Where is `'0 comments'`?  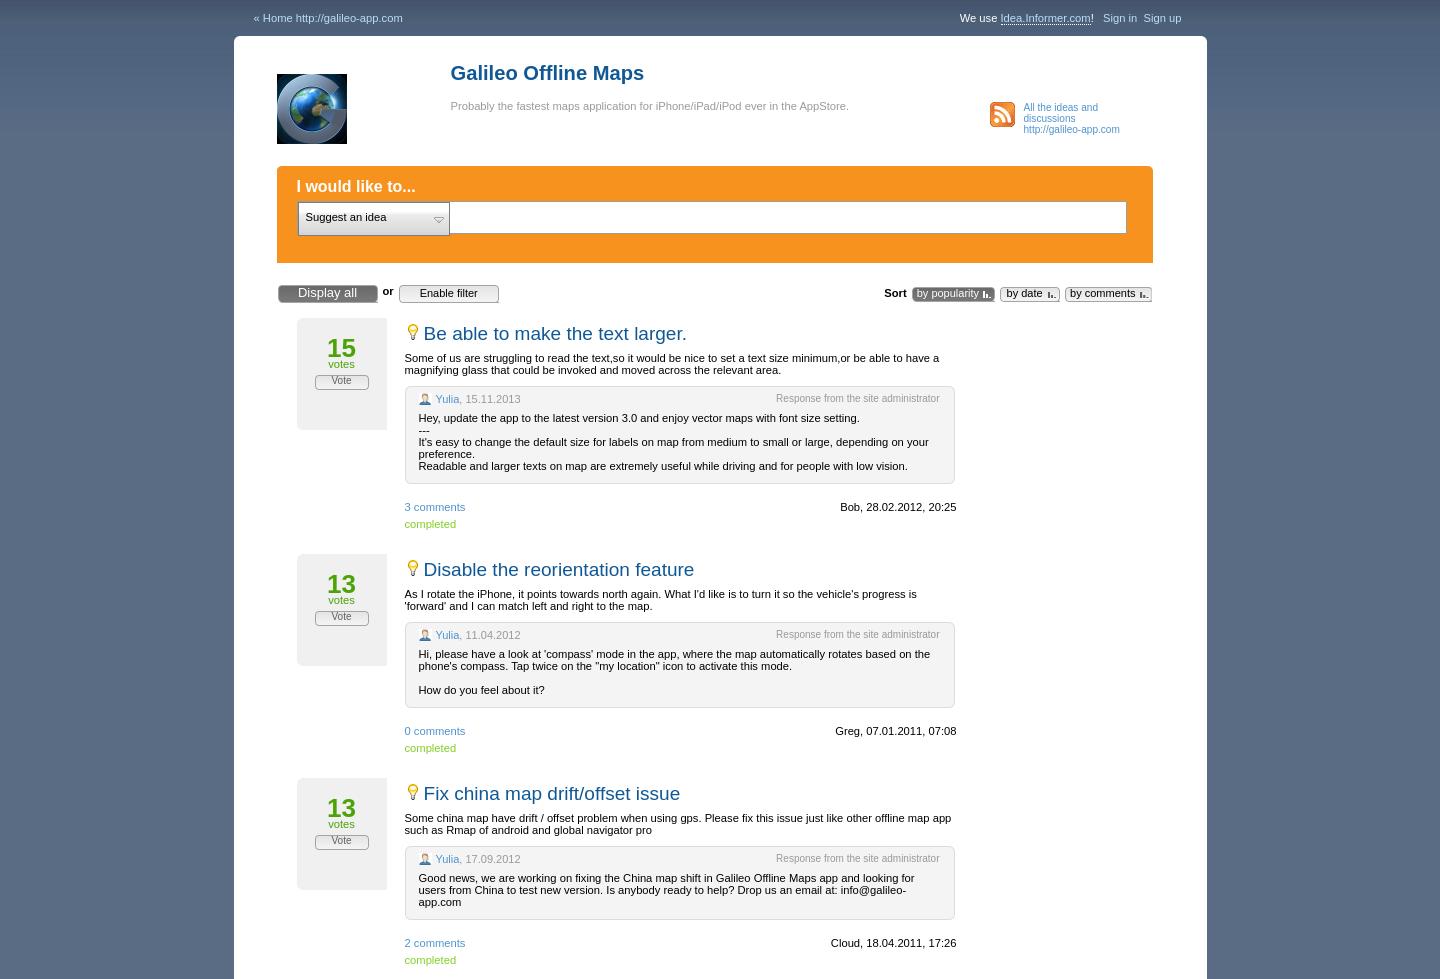 '0 comments' is located at coordinates (434, 730).